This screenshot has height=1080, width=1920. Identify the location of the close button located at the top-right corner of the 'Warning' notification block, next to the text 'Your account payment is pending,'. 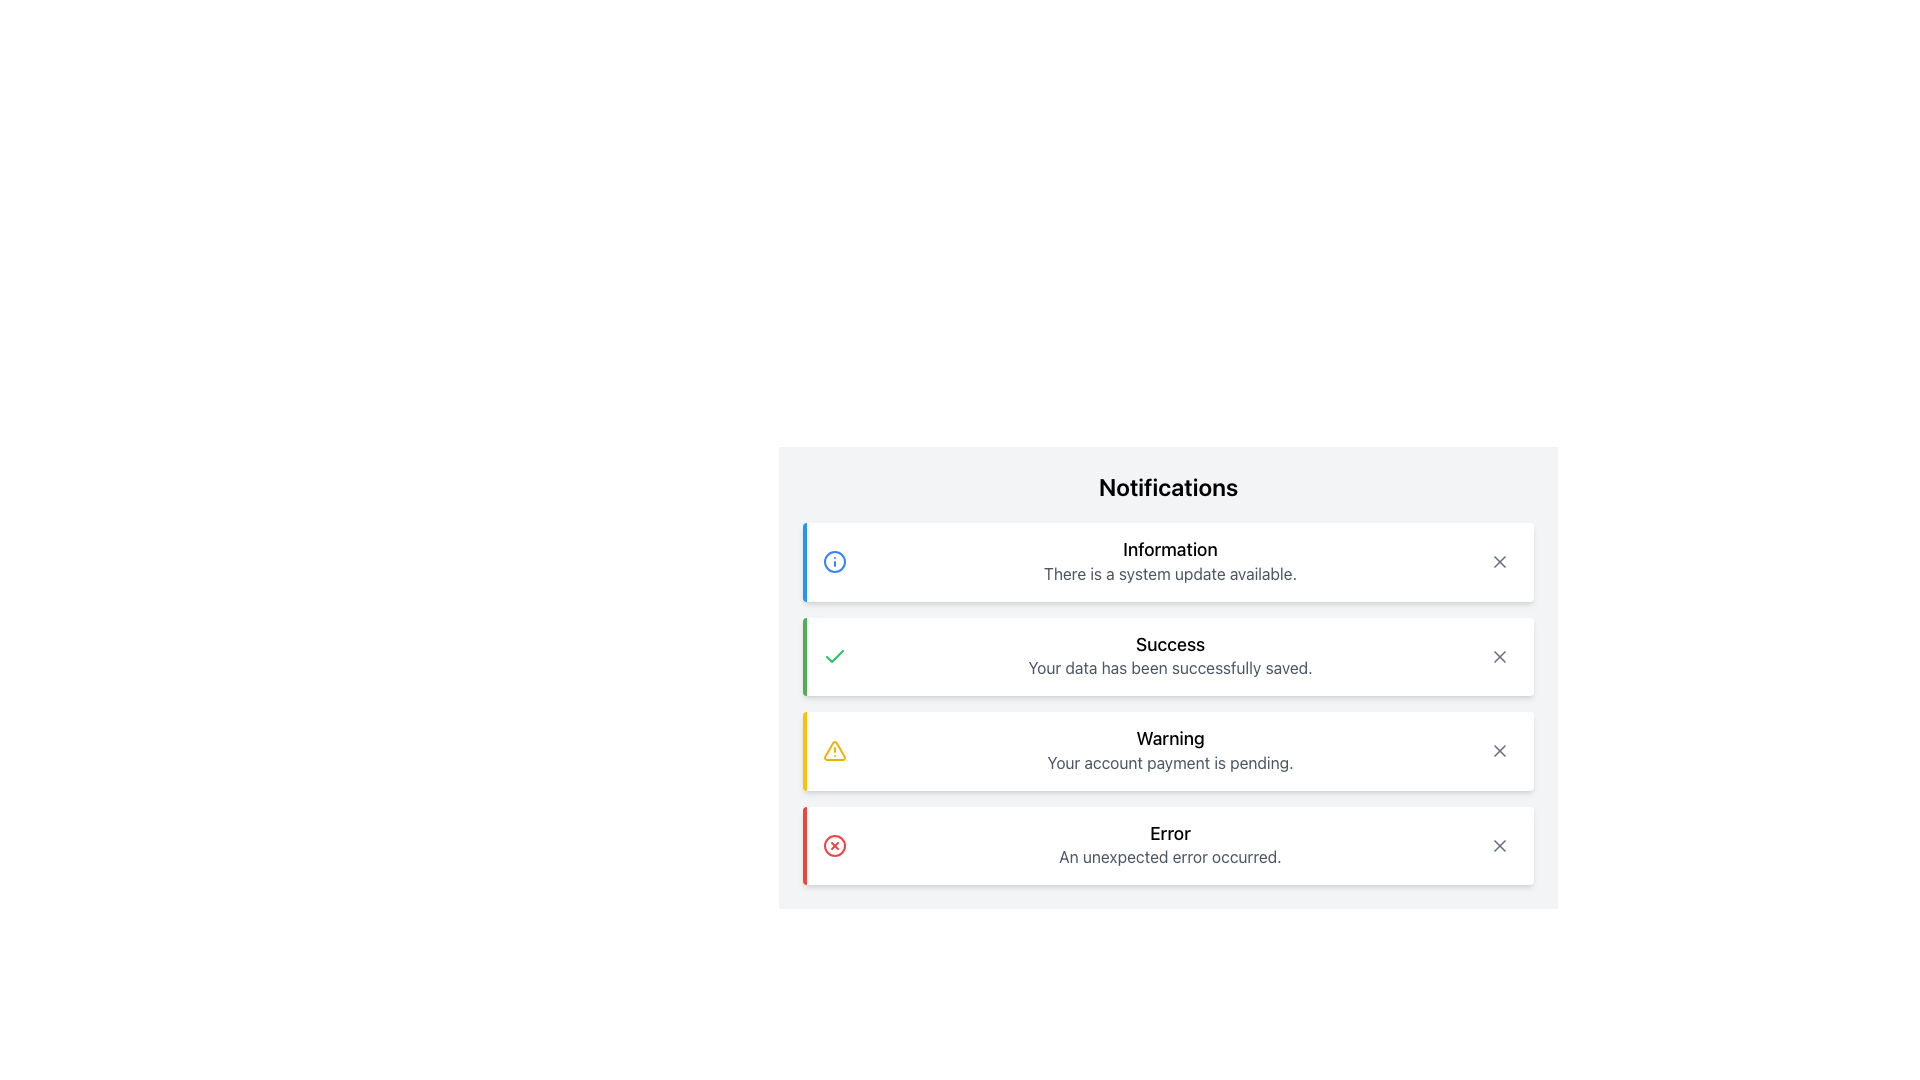
(1499, 751).